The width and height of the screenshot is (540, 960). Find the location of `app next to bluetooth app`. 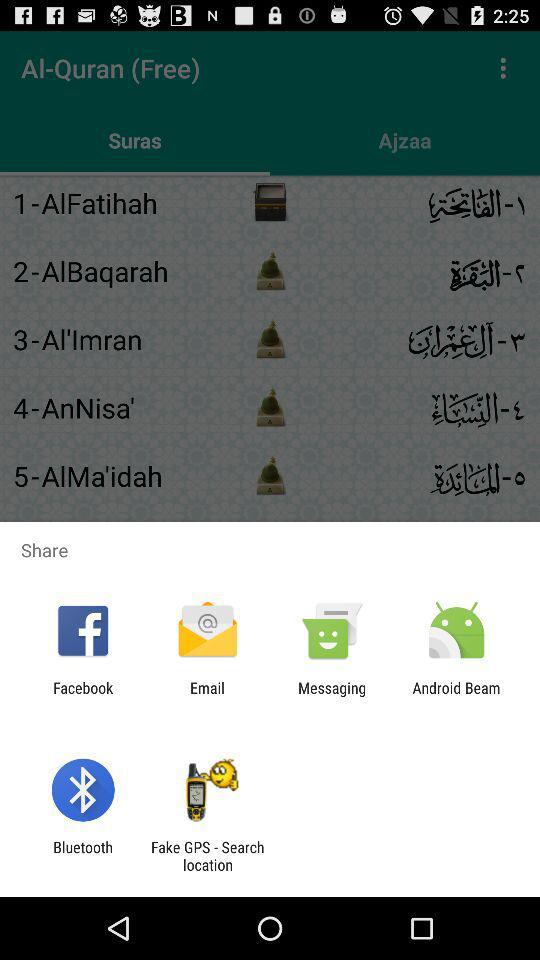

app next to bluetooth app is located at coordinates (206, 855).